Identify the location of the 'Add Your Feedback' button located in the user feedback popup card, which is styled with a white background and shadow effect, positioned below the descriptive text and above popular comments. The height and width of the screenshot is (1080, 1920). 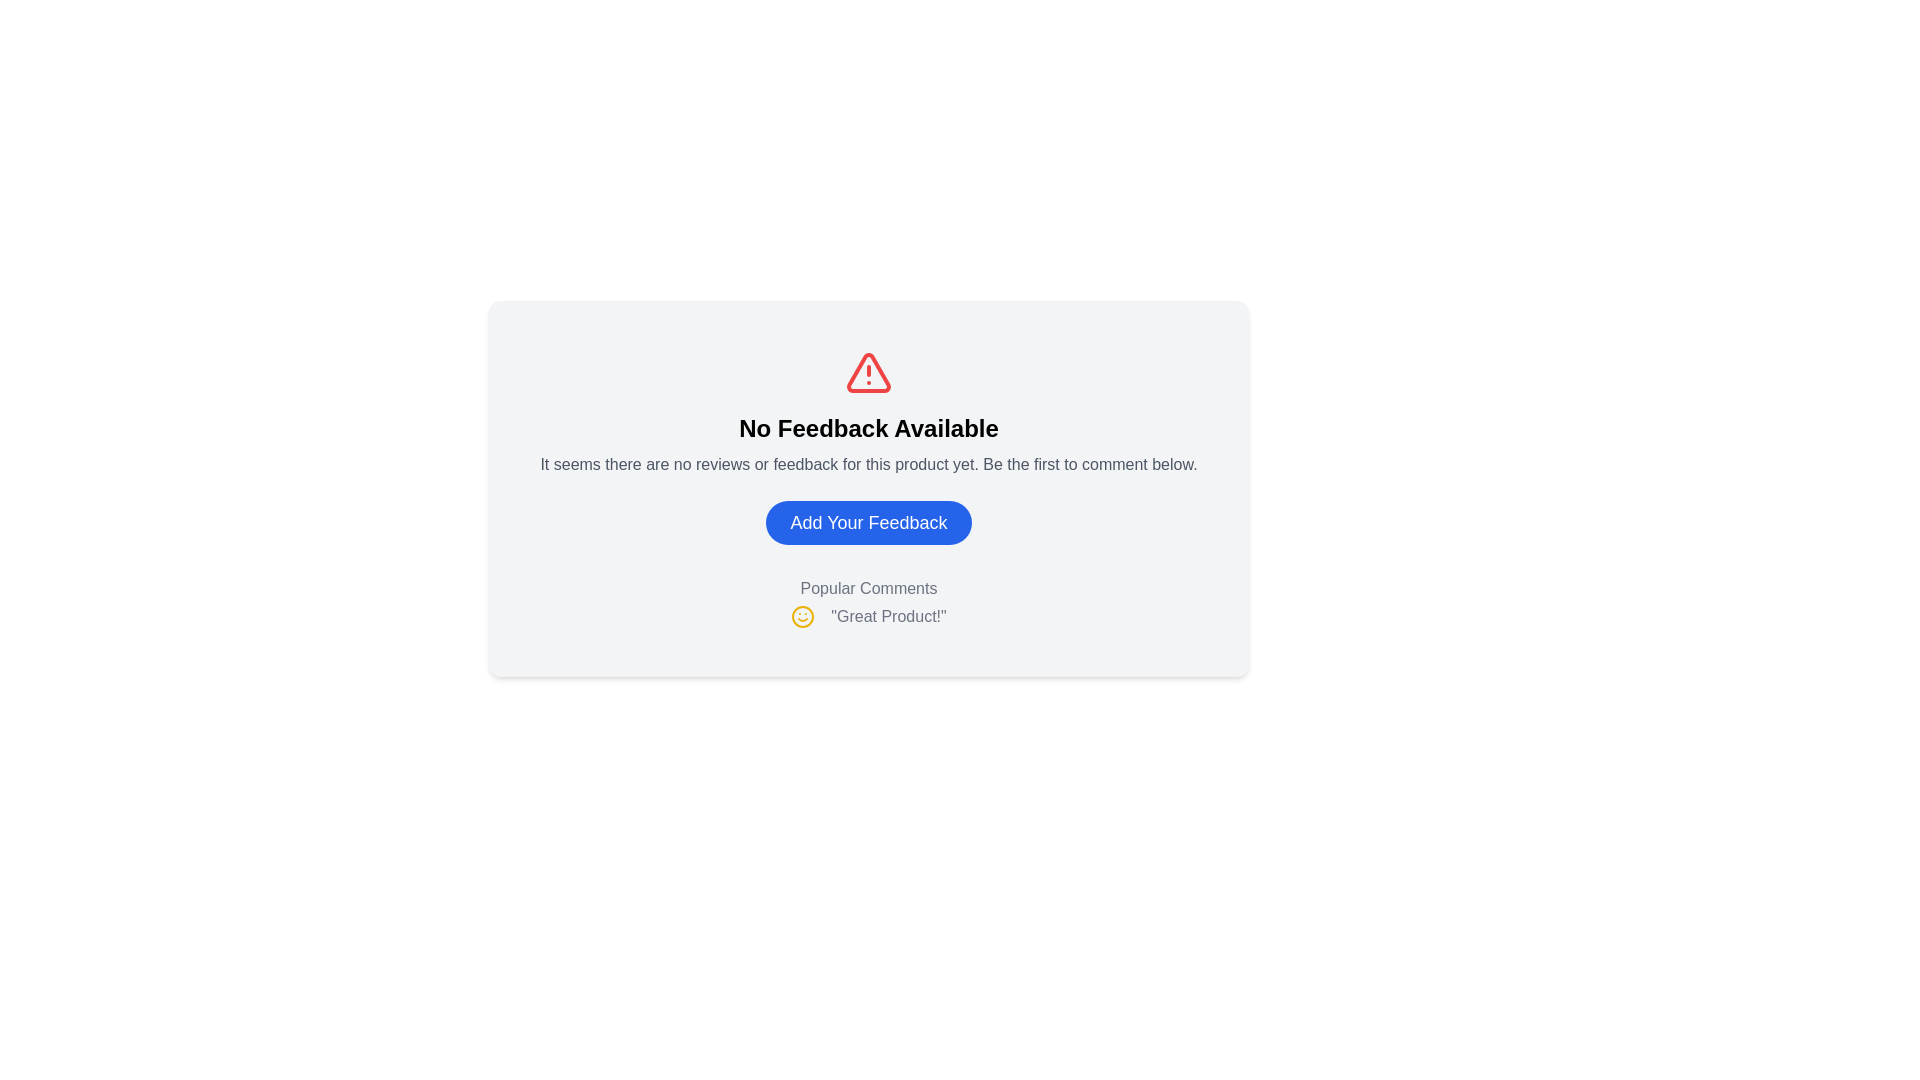
(868, 492).